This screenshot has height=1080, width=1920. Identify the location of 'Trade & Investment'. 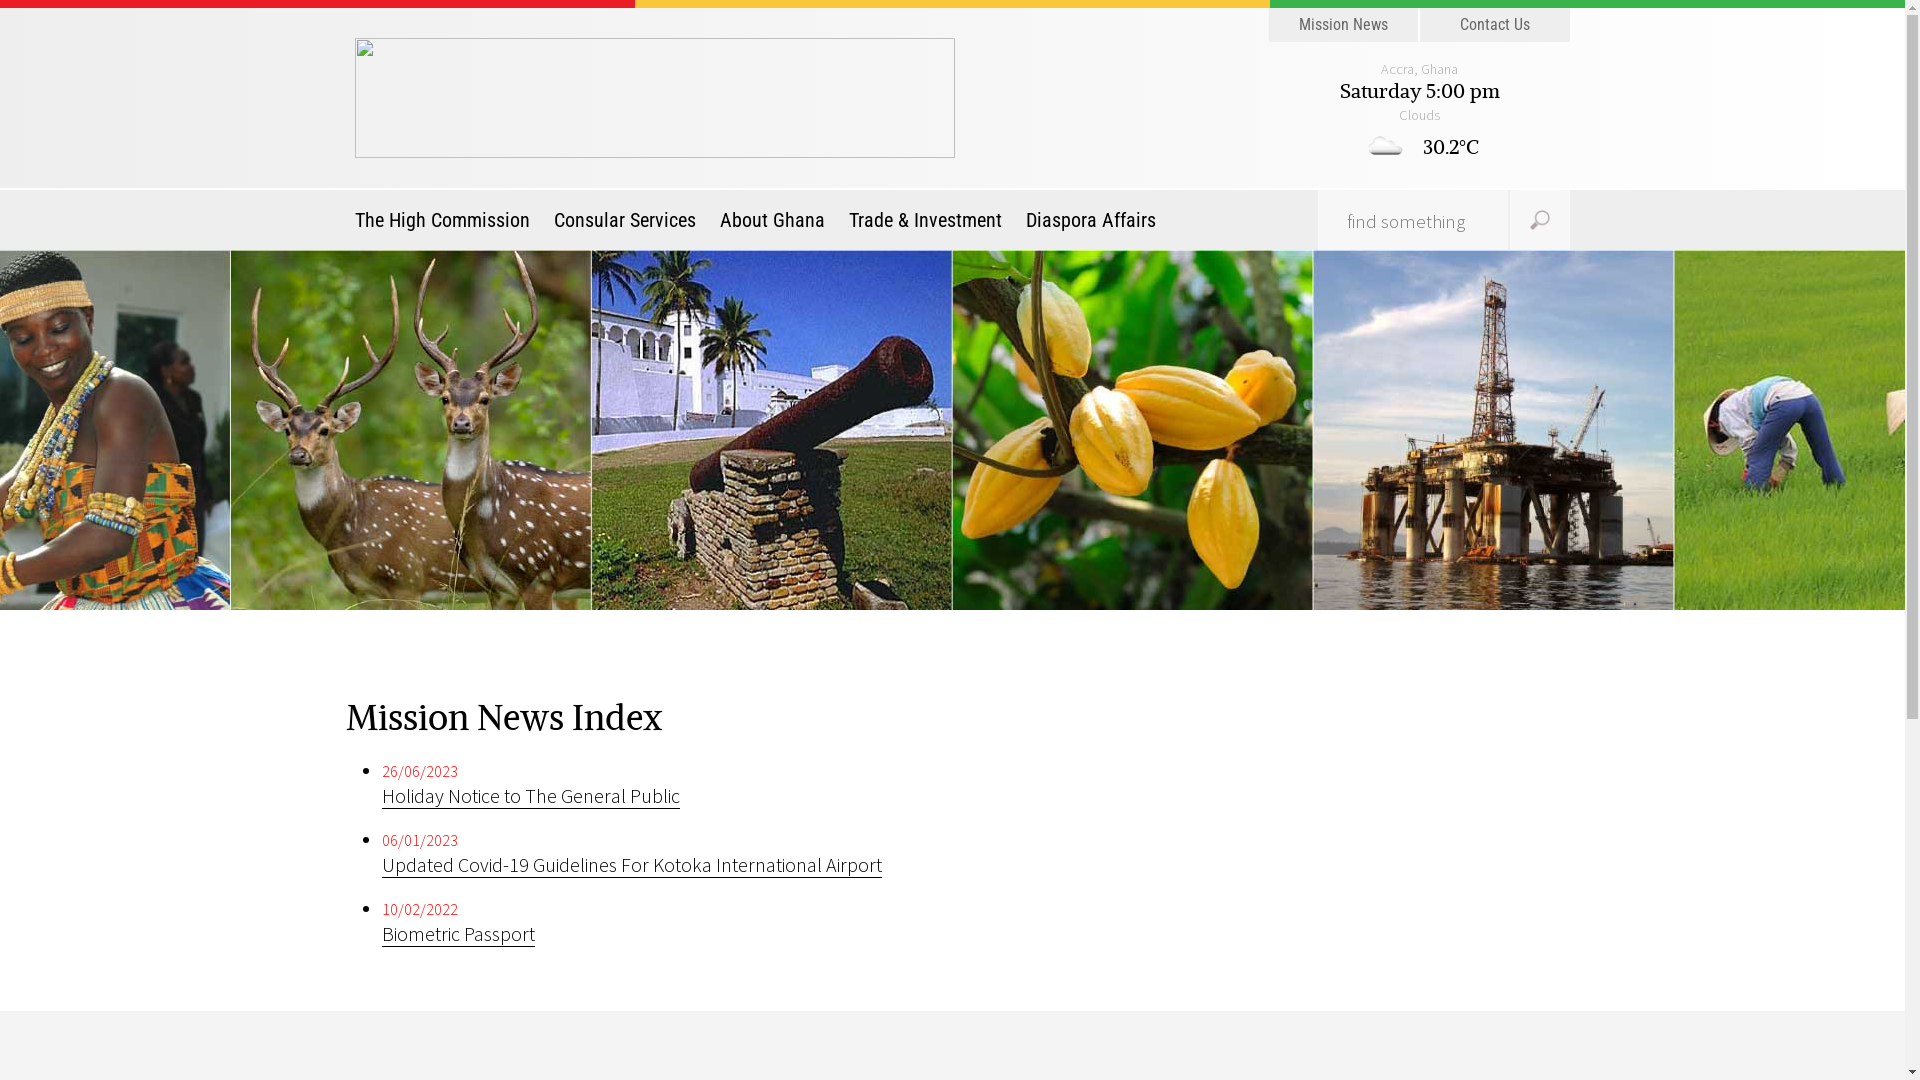
(839, 219).